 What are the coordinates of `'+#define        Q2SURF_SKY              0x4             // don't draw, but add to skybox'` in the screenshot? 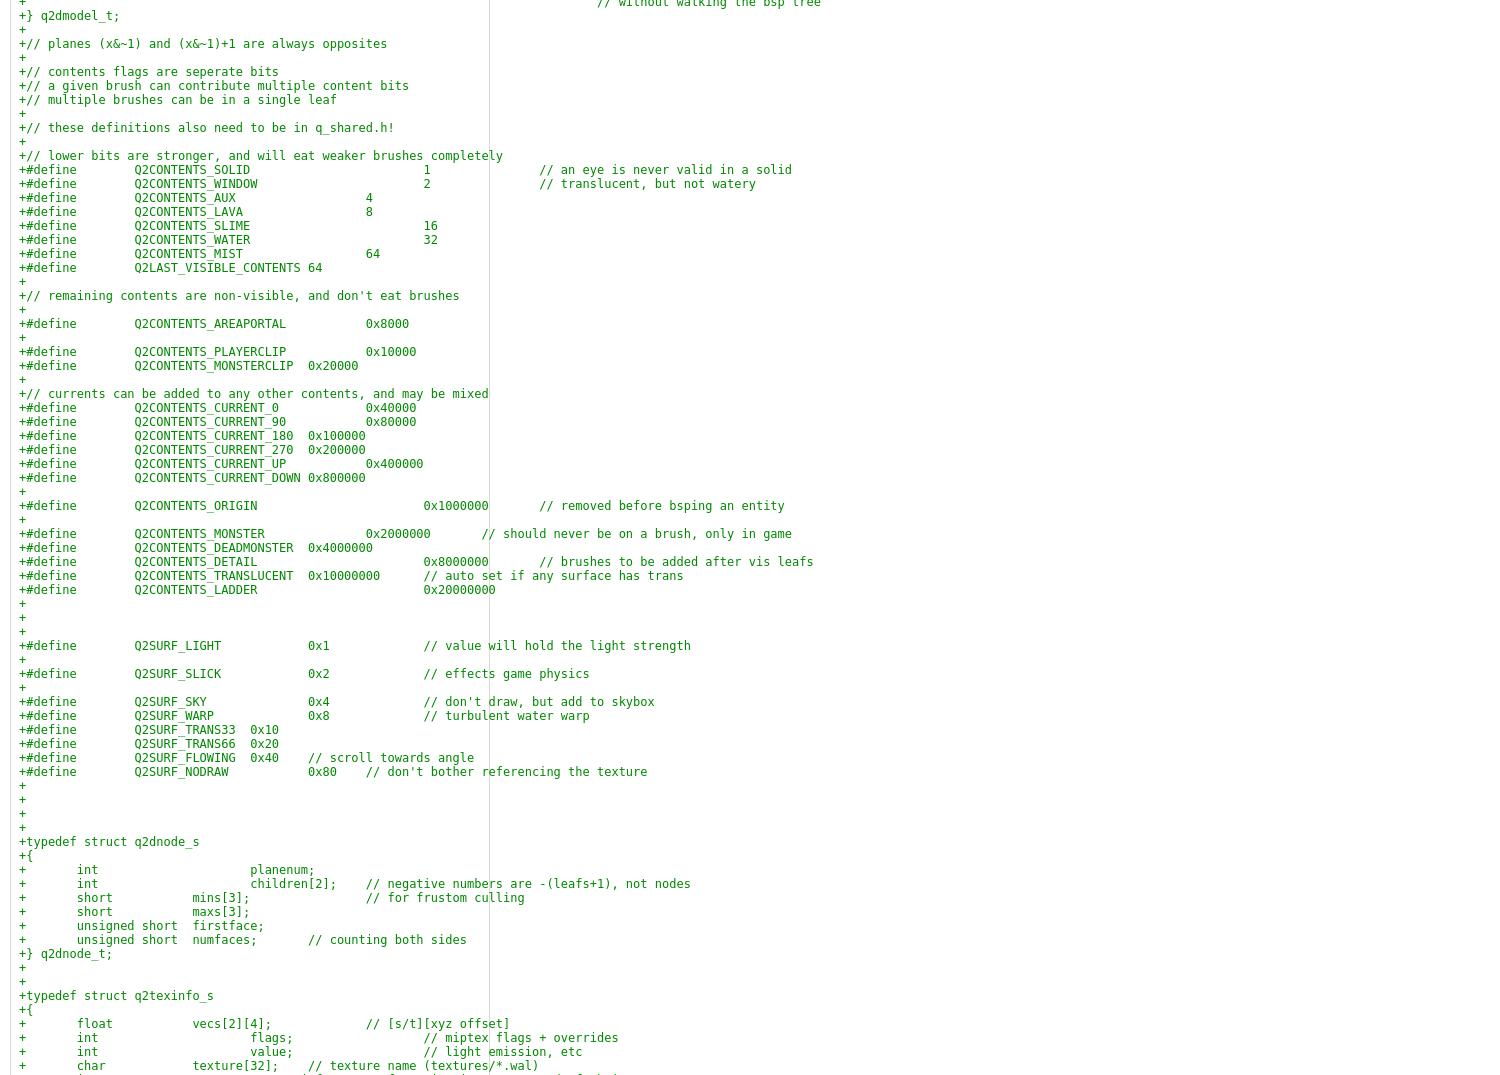 It's located at (335, 700).